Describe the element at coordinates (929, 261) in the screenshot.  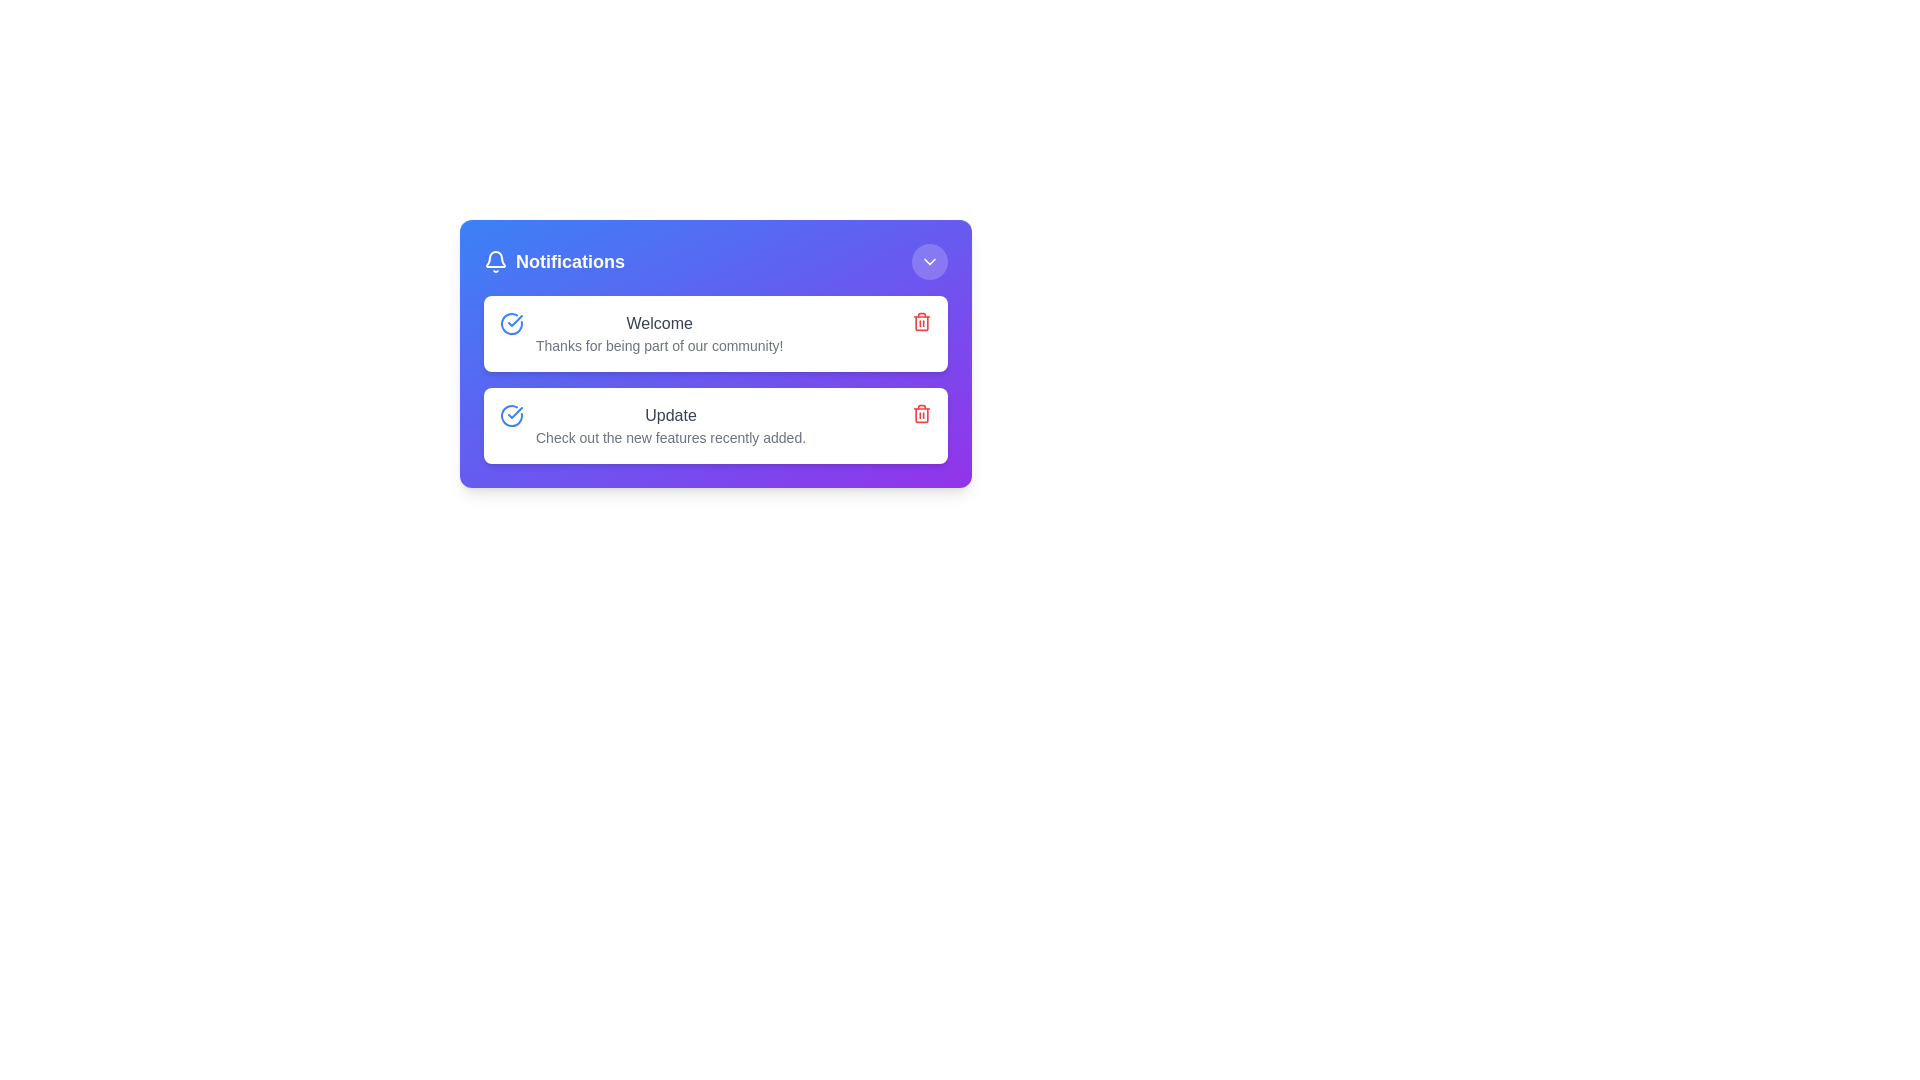
I see `the downward-facing chevron icon with a white outline located in the upper-right circular button within the notification panel` at that location.